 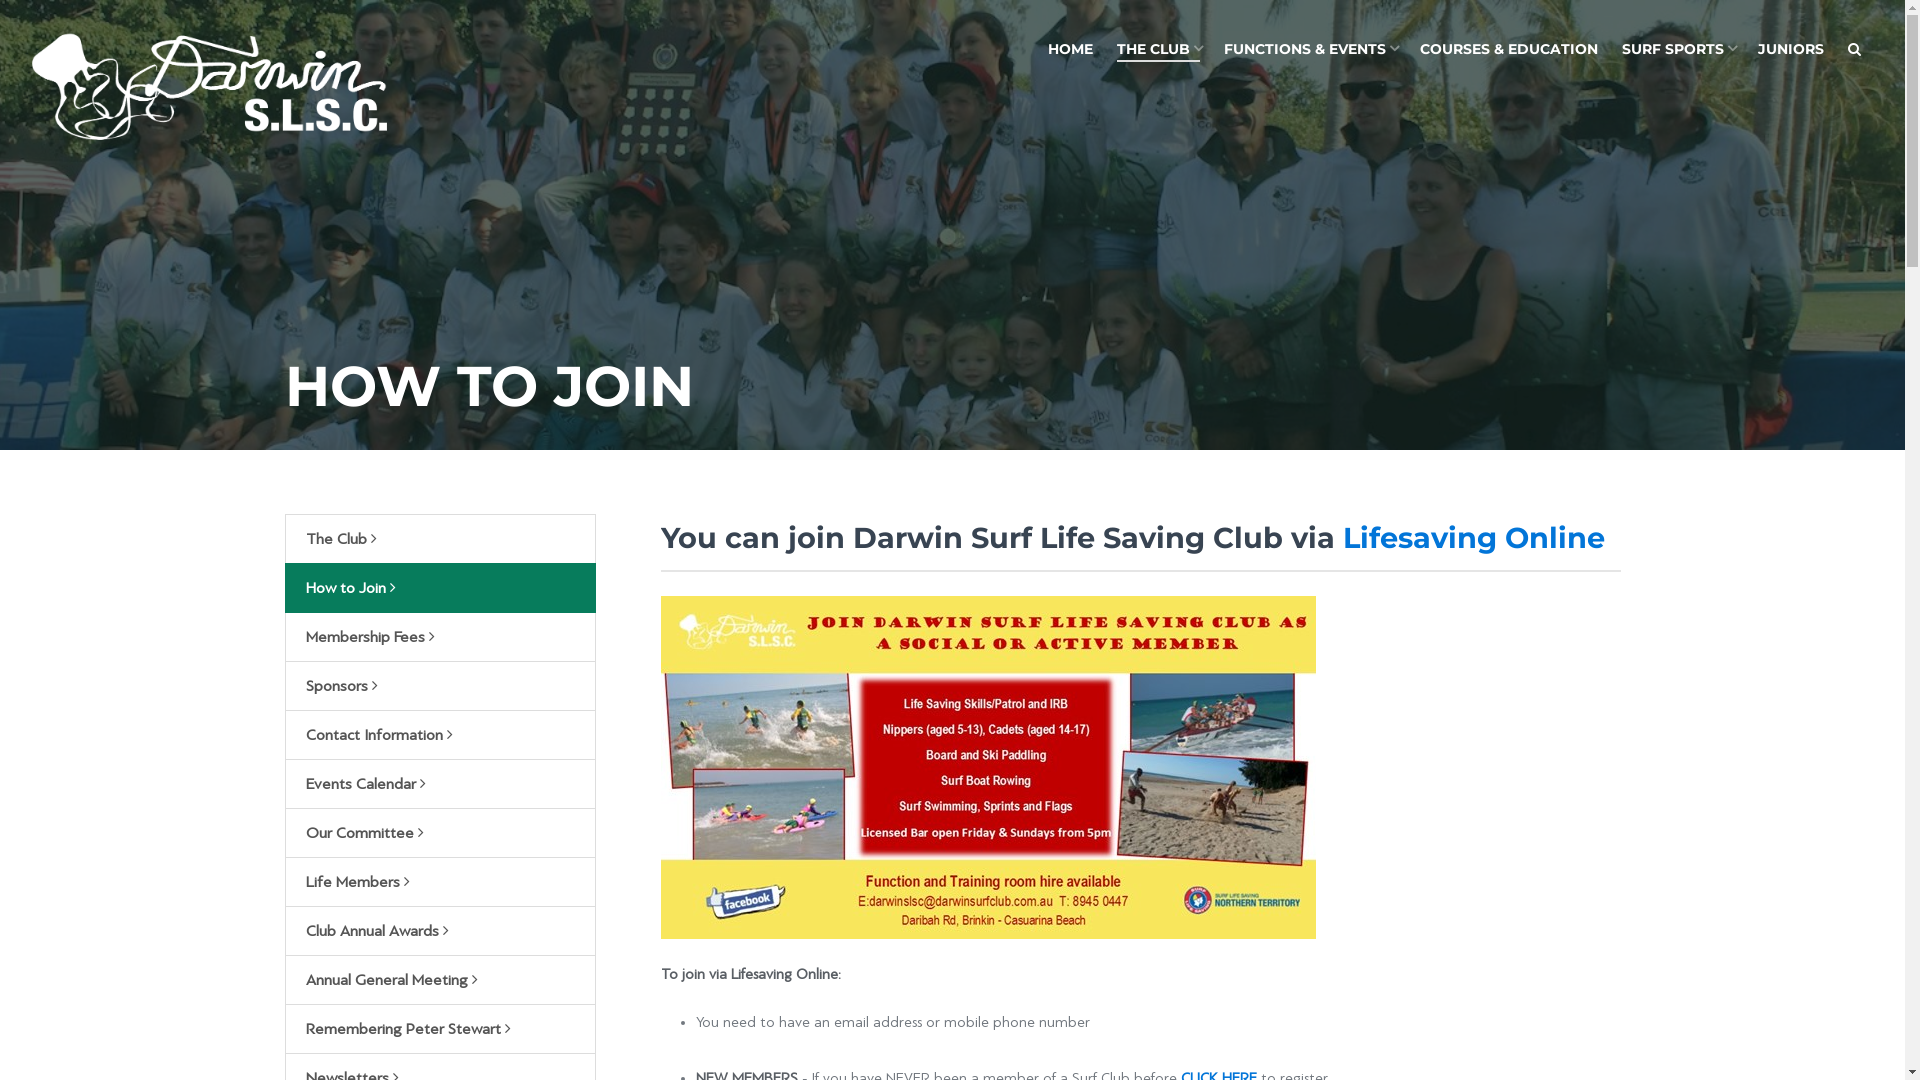 I want to click on 'Our Committee ', so click(x=439, y=833).